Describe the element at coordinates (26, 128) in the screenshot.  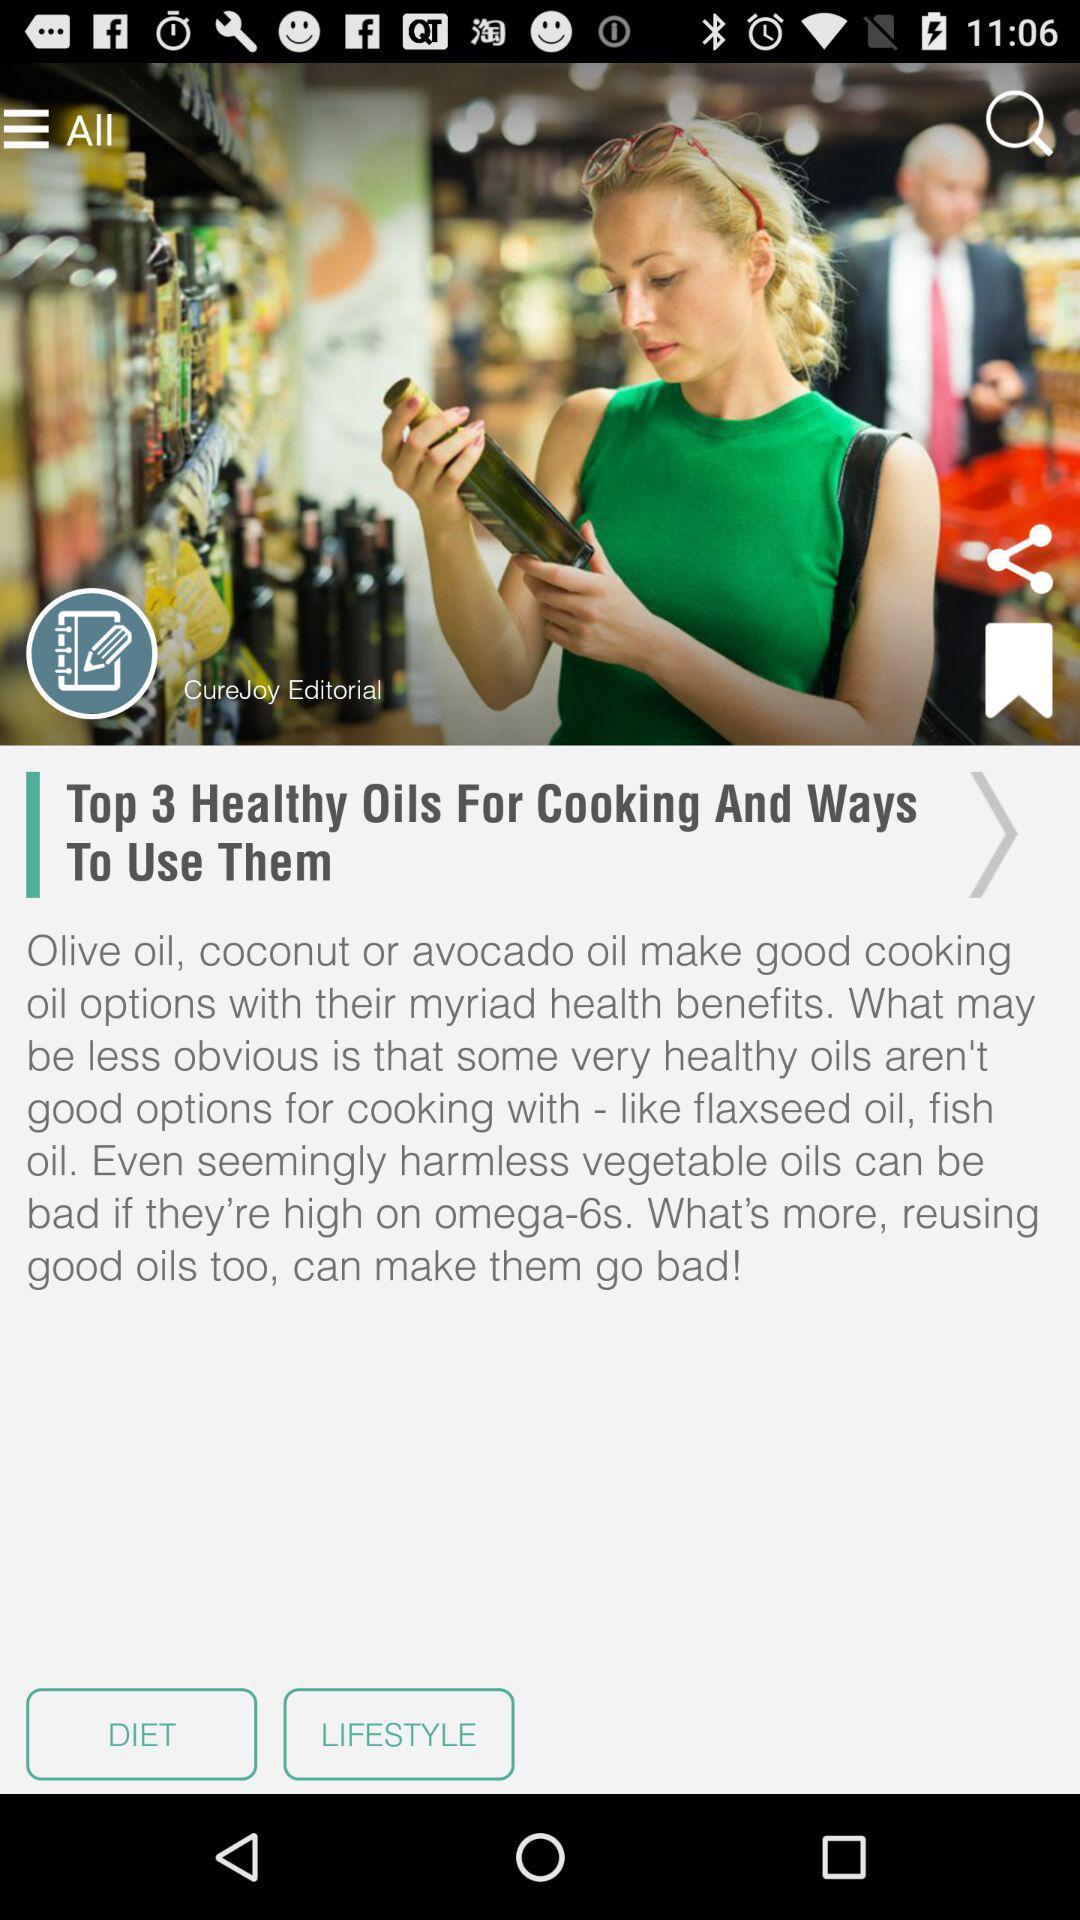
I see `to more options open to more options` at that location.